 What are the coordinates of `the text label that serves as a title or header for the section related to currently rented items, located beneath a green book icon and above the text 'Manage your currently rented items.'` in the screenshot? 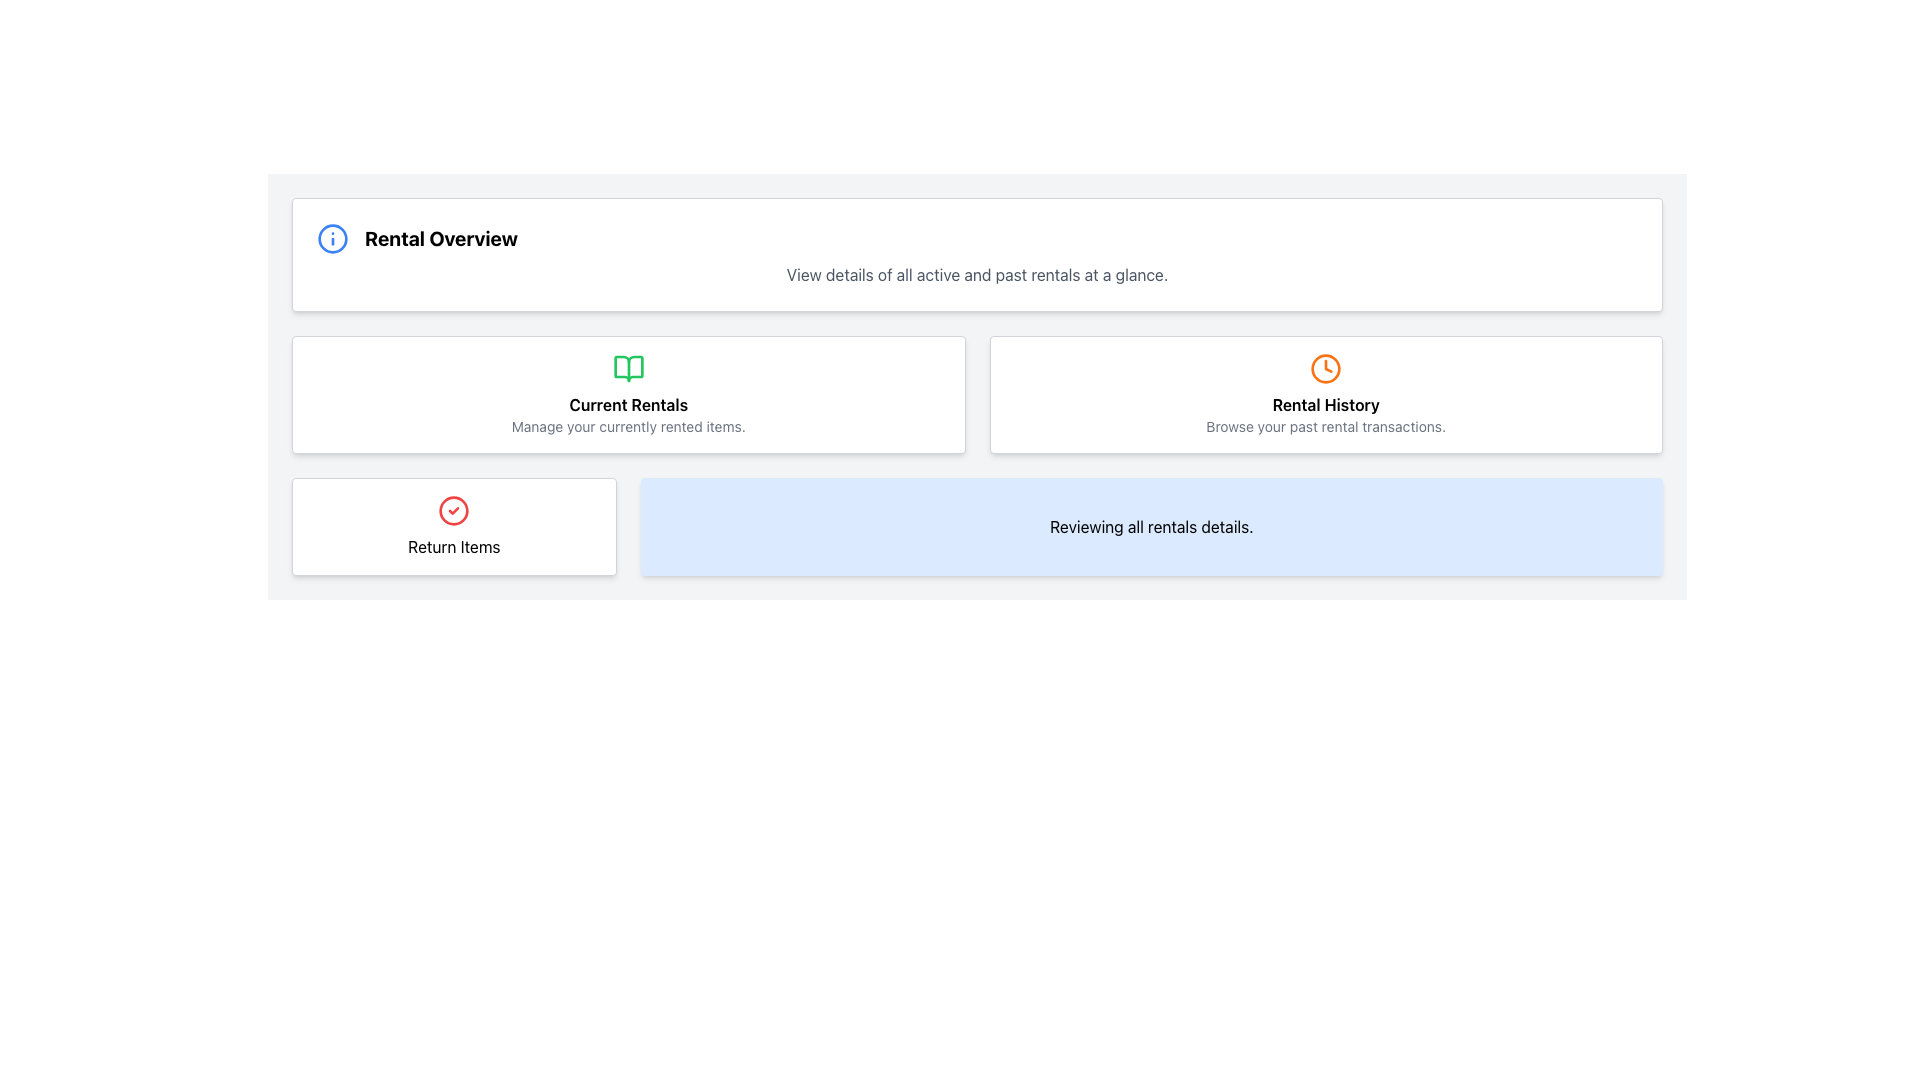 It's located at (627, 405).